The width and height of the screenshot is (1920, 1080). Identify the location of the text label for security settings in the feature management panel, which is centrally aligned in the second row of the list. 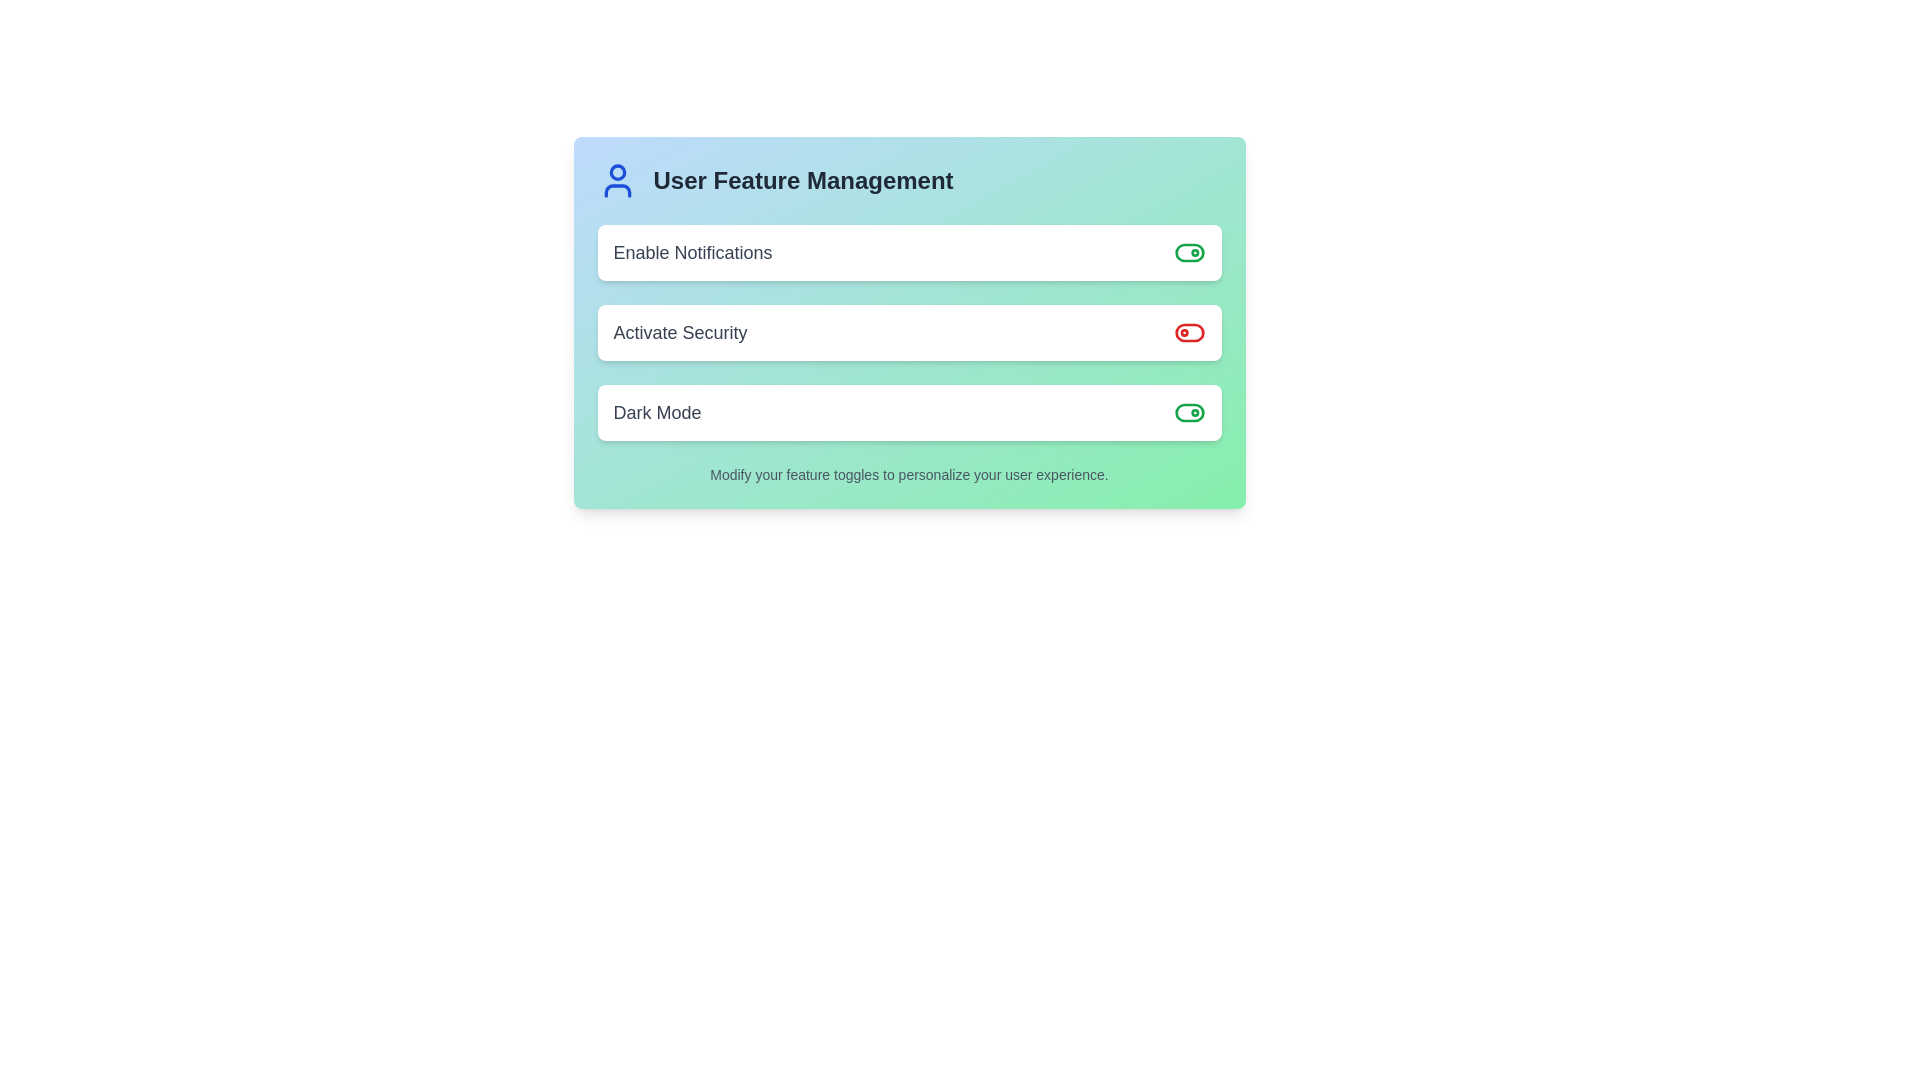
(680, 331).